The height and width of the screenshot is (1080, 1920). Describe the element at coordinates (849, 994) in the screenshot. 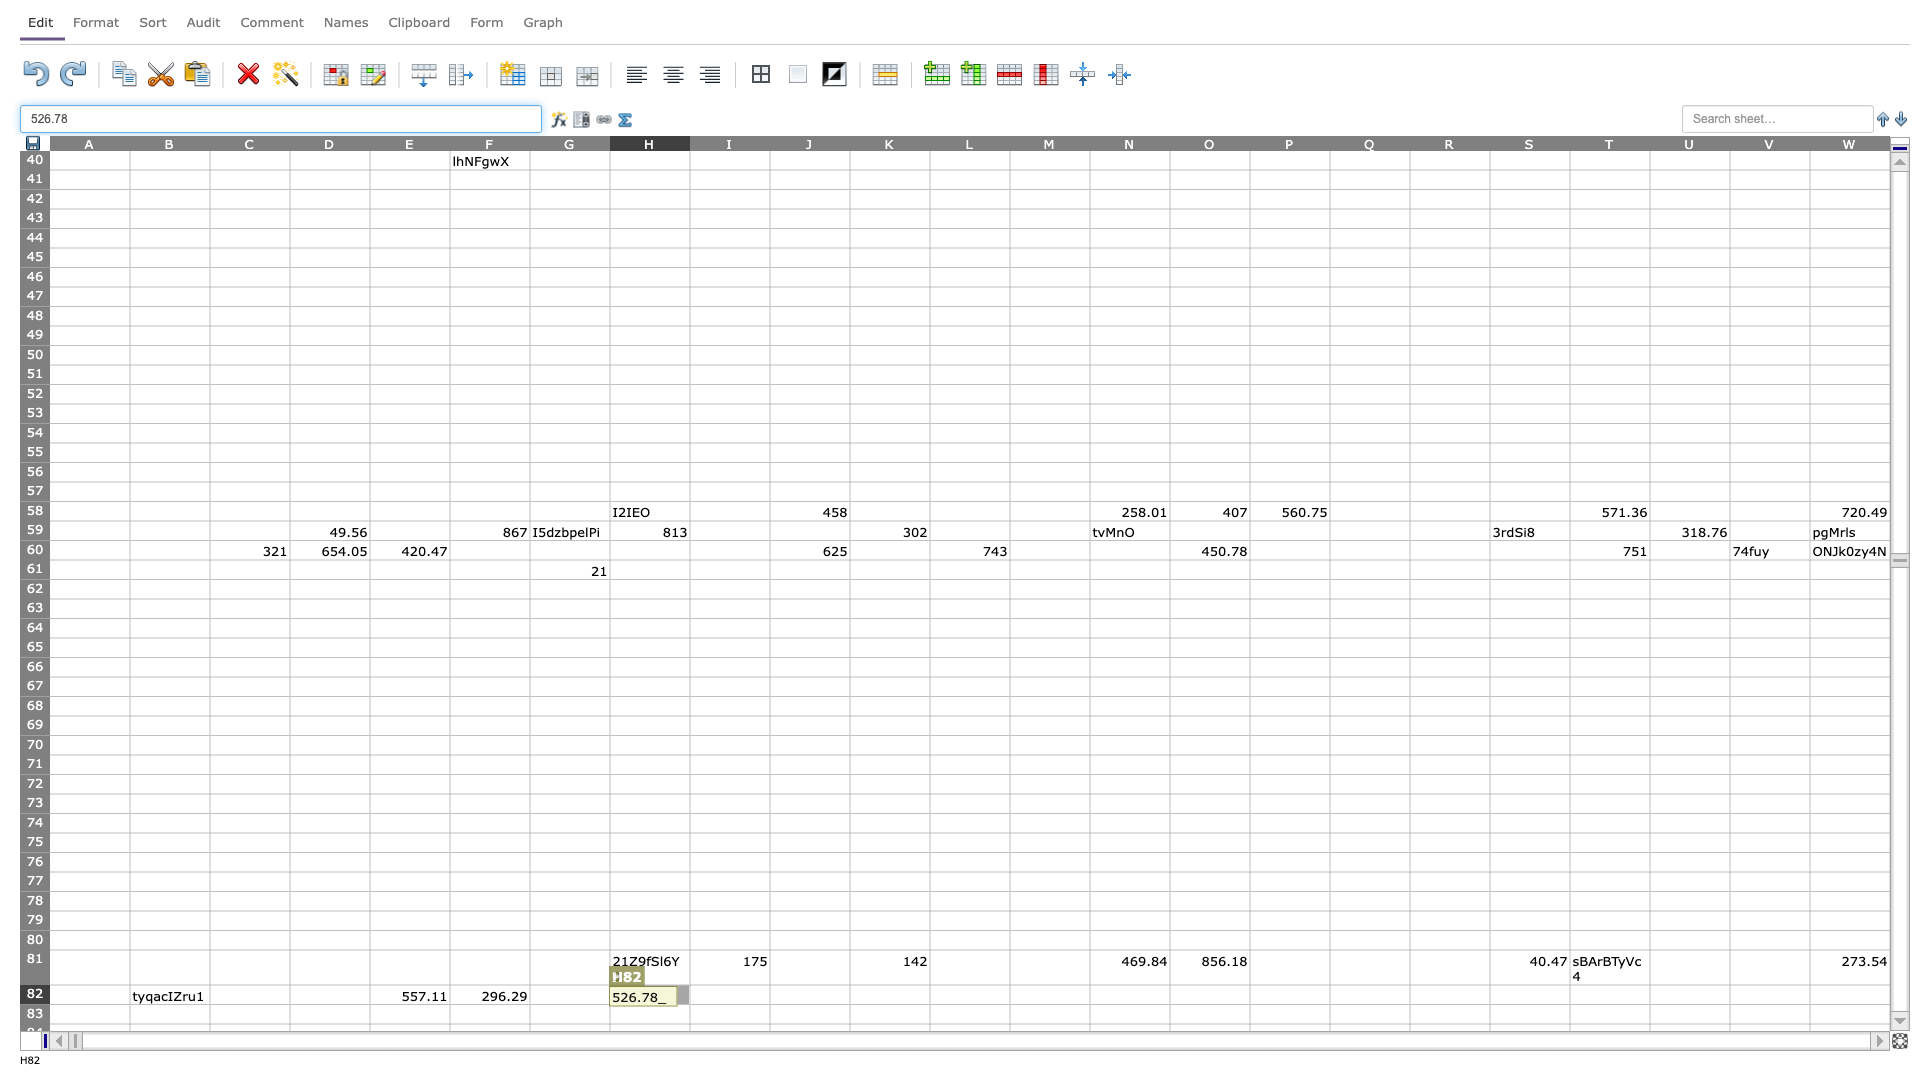

I see `right edge at column J row 82` at that location.